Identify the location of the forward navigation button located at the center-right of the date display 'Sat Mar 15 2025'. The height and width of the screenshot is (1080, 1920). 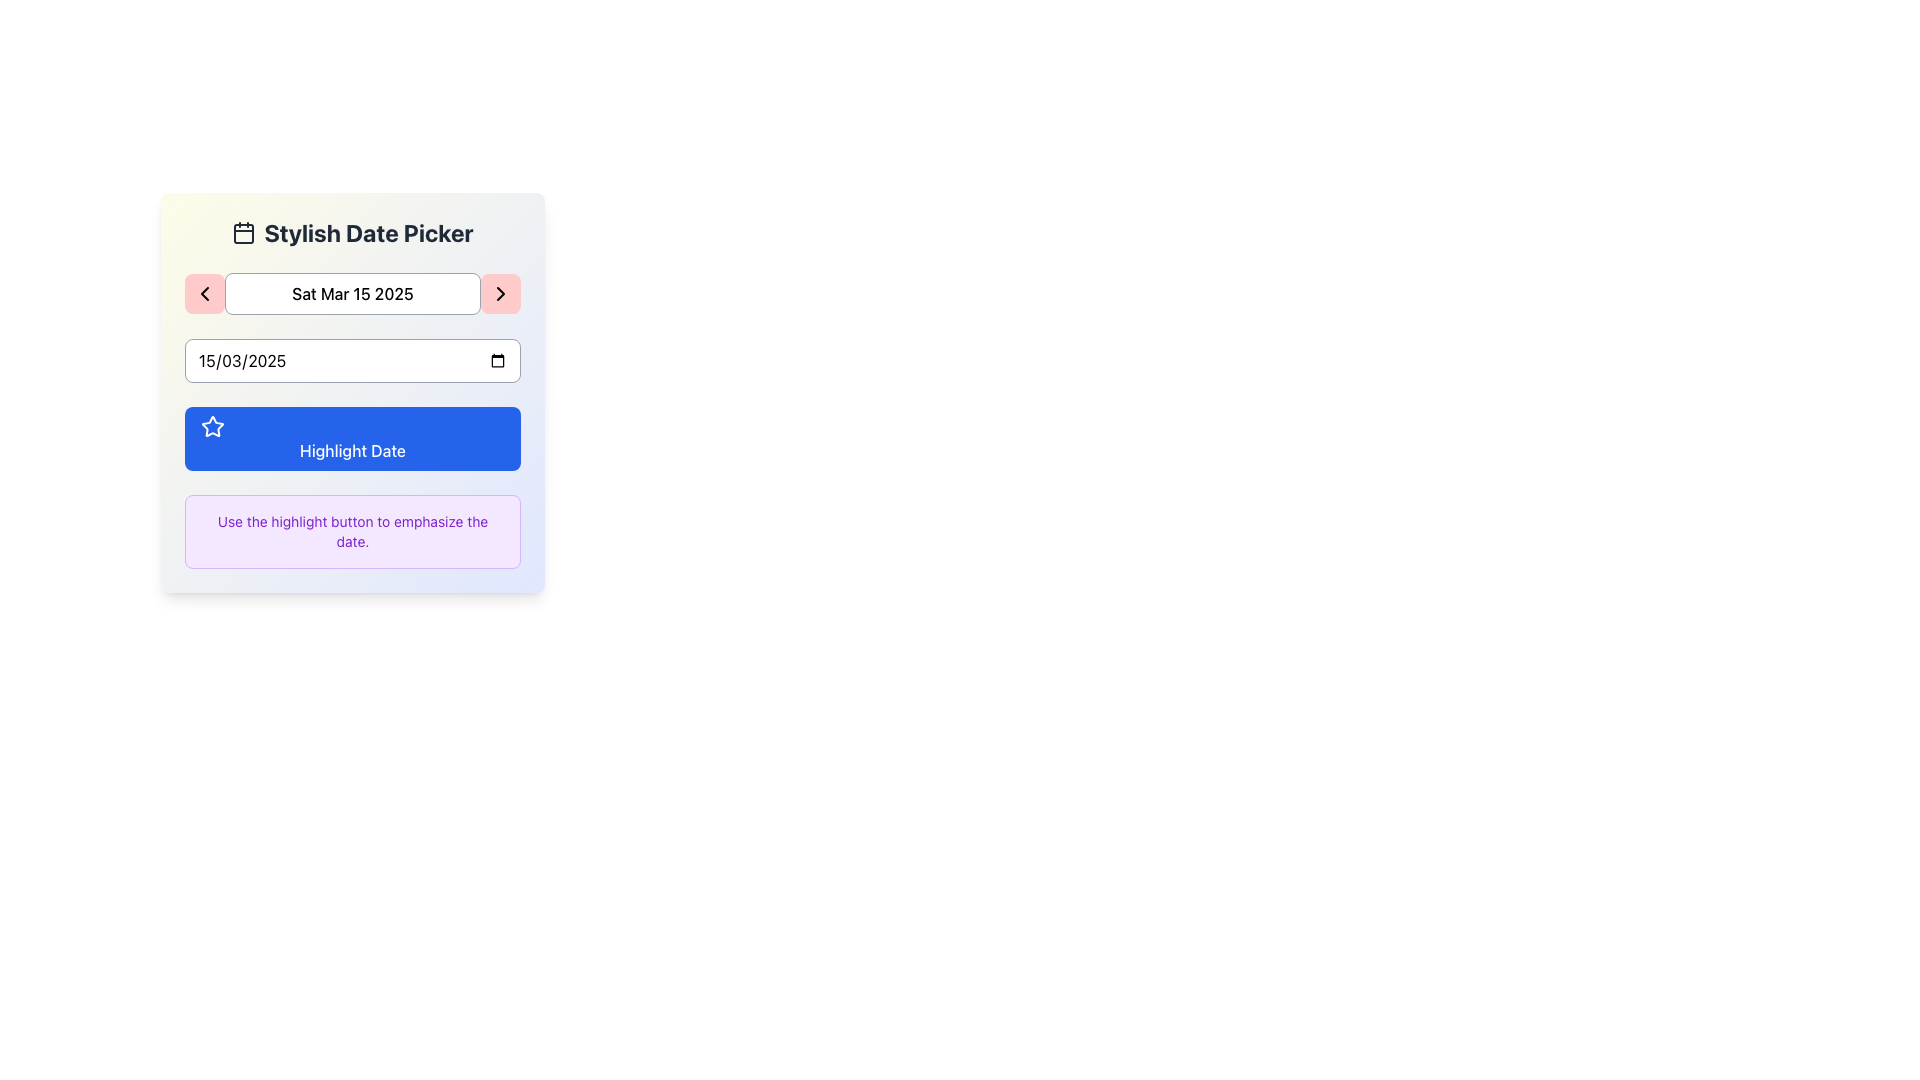
(500, 293).